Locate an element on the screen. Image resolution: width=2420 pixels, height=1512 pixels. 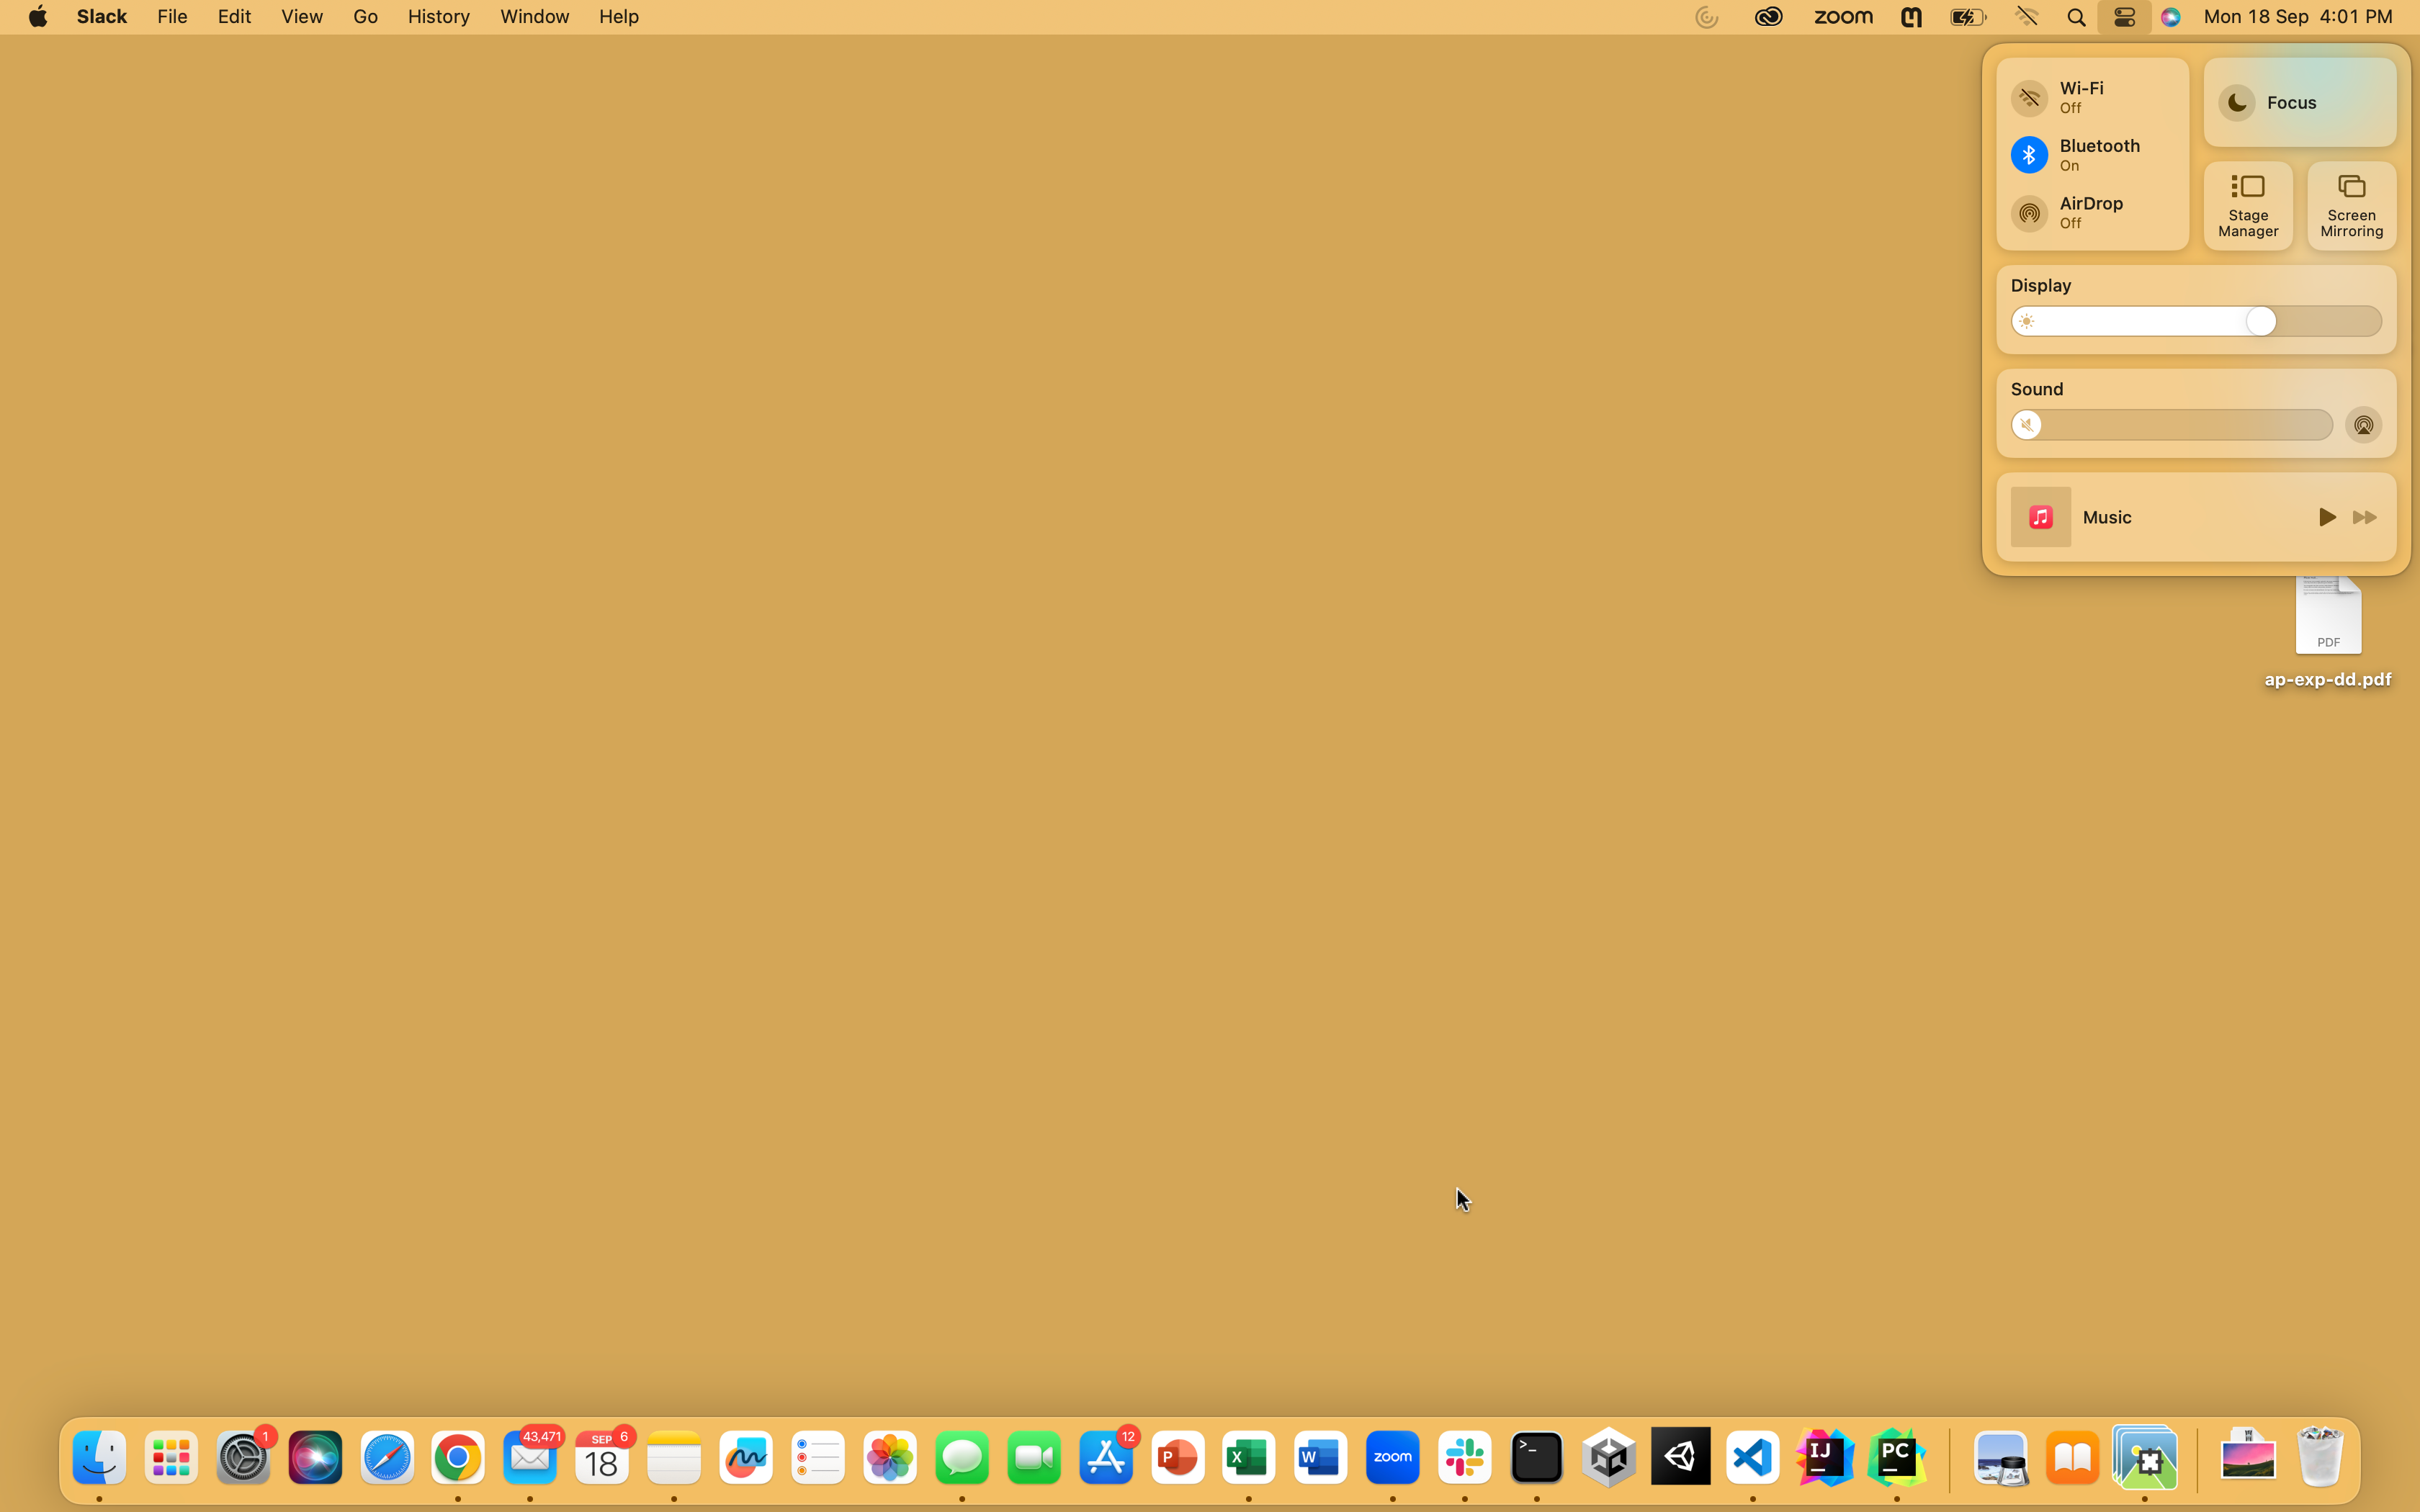
song playback and transition to the following song is located at coordinates (2323, 515).